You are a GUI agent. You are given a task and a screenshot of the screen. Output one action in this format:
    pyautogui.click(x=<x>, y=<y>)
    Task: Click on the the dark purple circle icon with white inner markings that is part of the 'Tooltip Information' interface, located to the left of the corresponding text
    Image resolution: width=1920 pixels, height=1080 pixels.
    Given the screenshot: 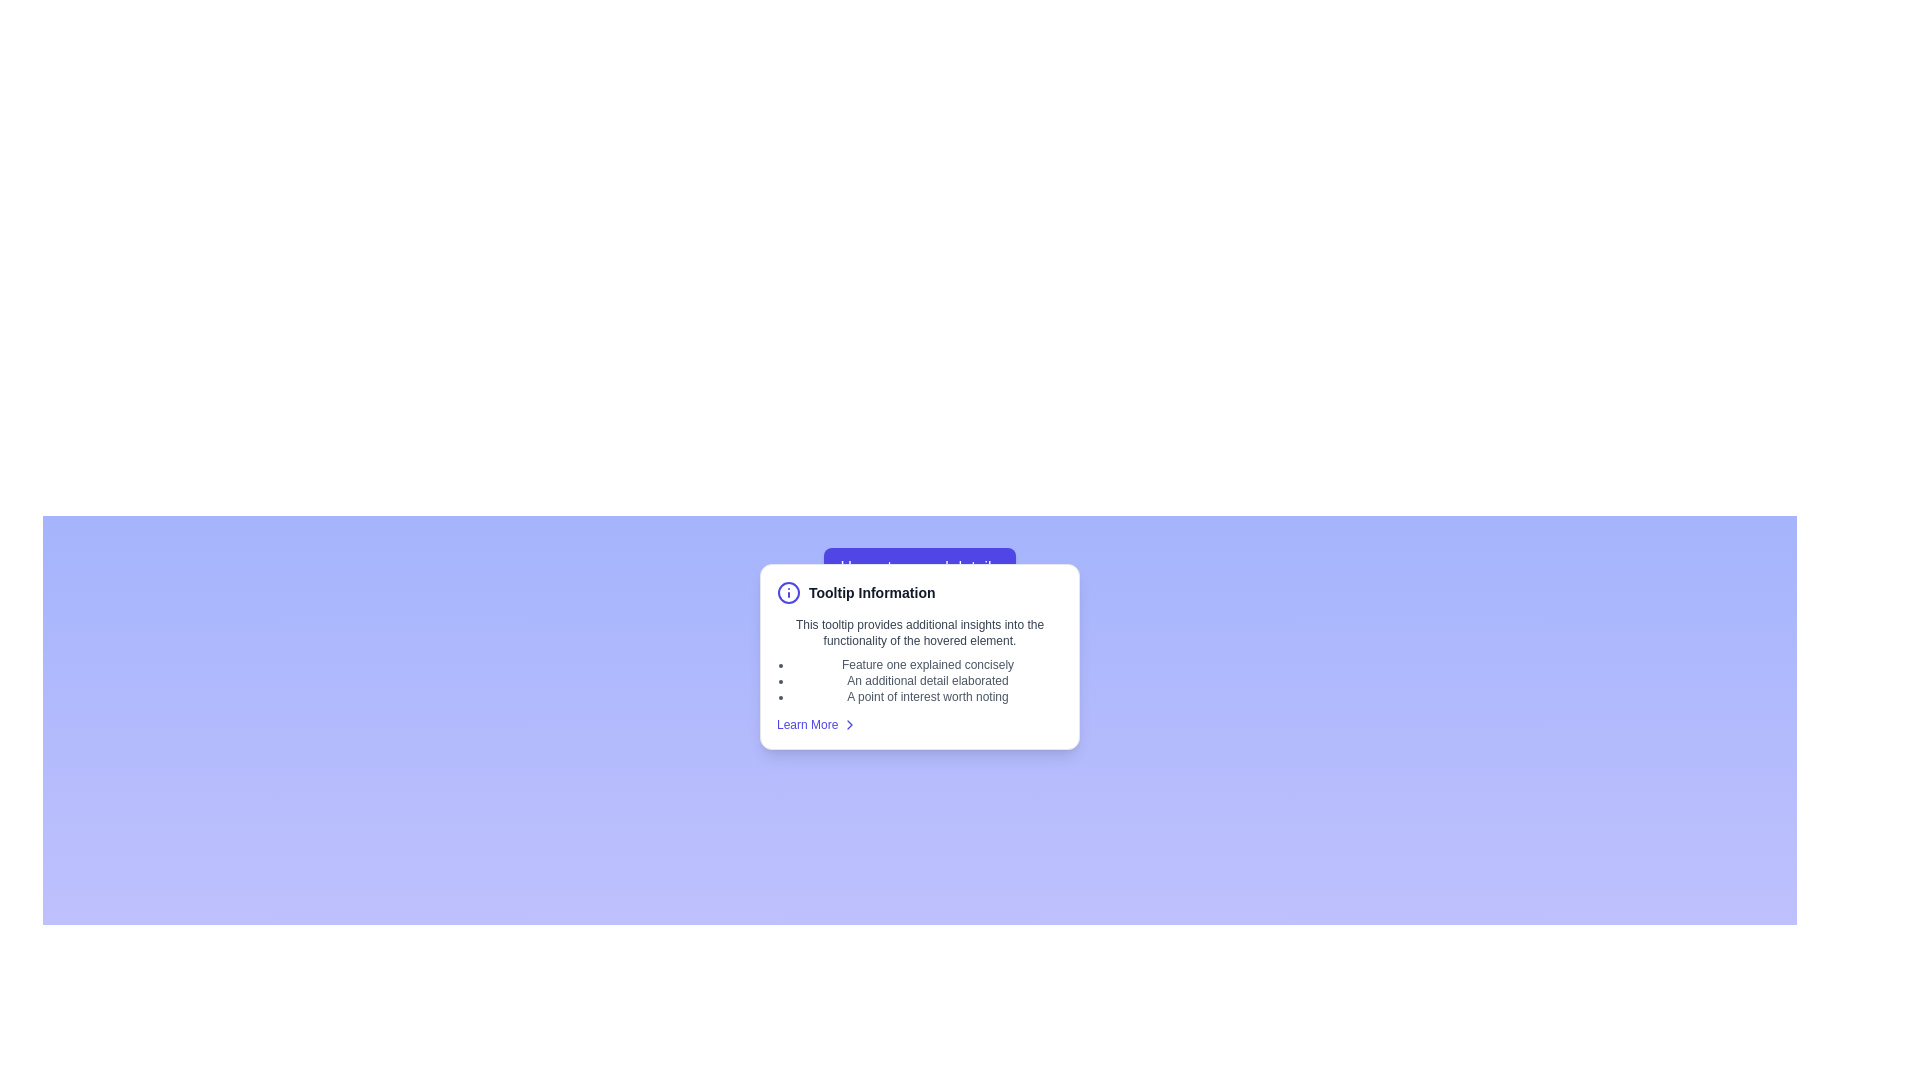 What is the action you would take?
    pyautogui.click(x=787, y=592)
    